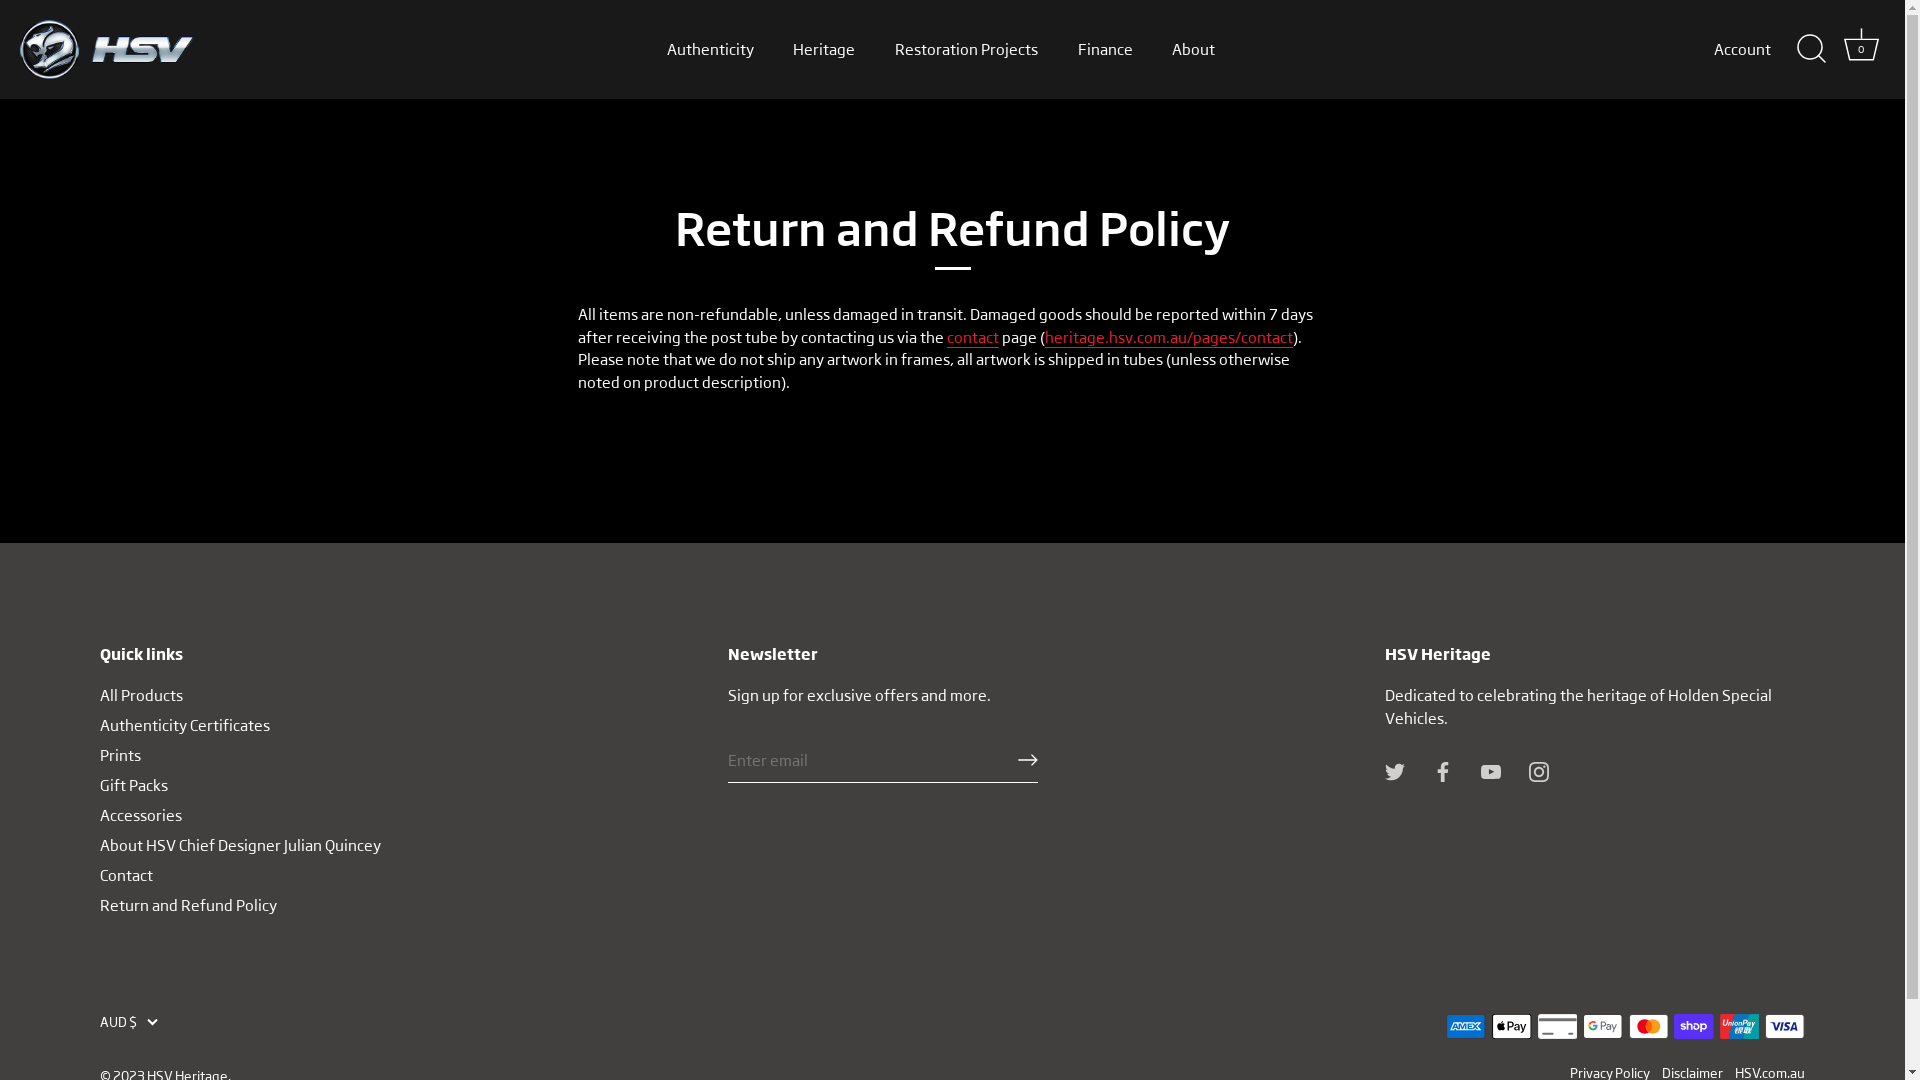 The height and width of the screenshot is (1080, 1920). I want to click on 'Authenticity', so click(710, 48).